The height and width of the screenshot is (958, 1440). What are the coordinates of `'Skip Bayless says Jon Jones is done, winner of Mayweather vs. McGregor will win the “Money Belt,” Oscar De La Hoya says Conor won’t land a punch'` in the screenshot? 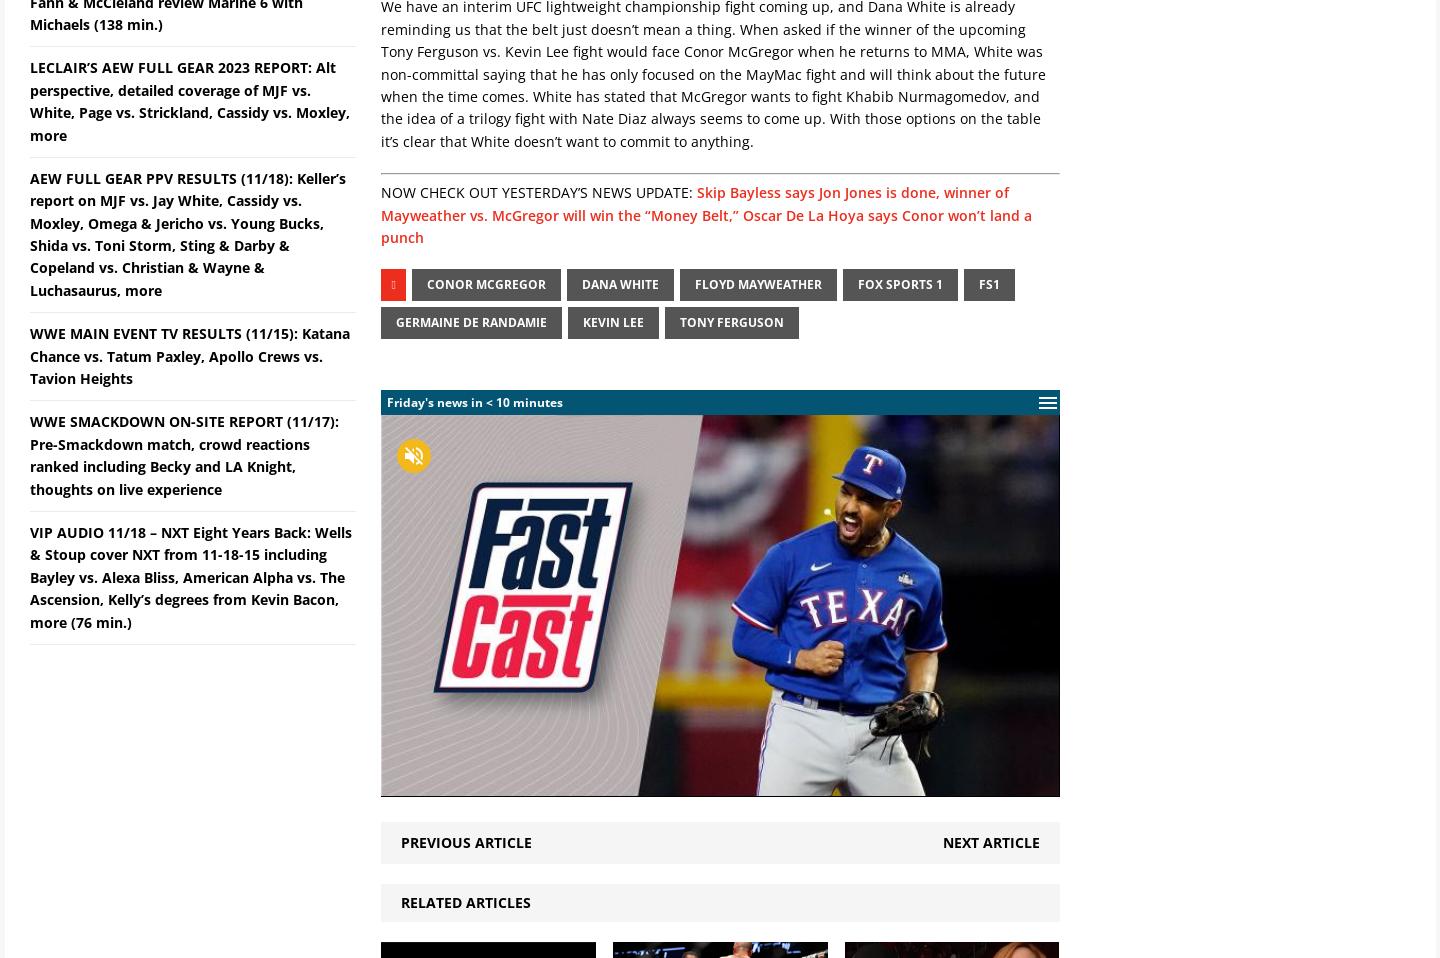 It's located at (706, 213).